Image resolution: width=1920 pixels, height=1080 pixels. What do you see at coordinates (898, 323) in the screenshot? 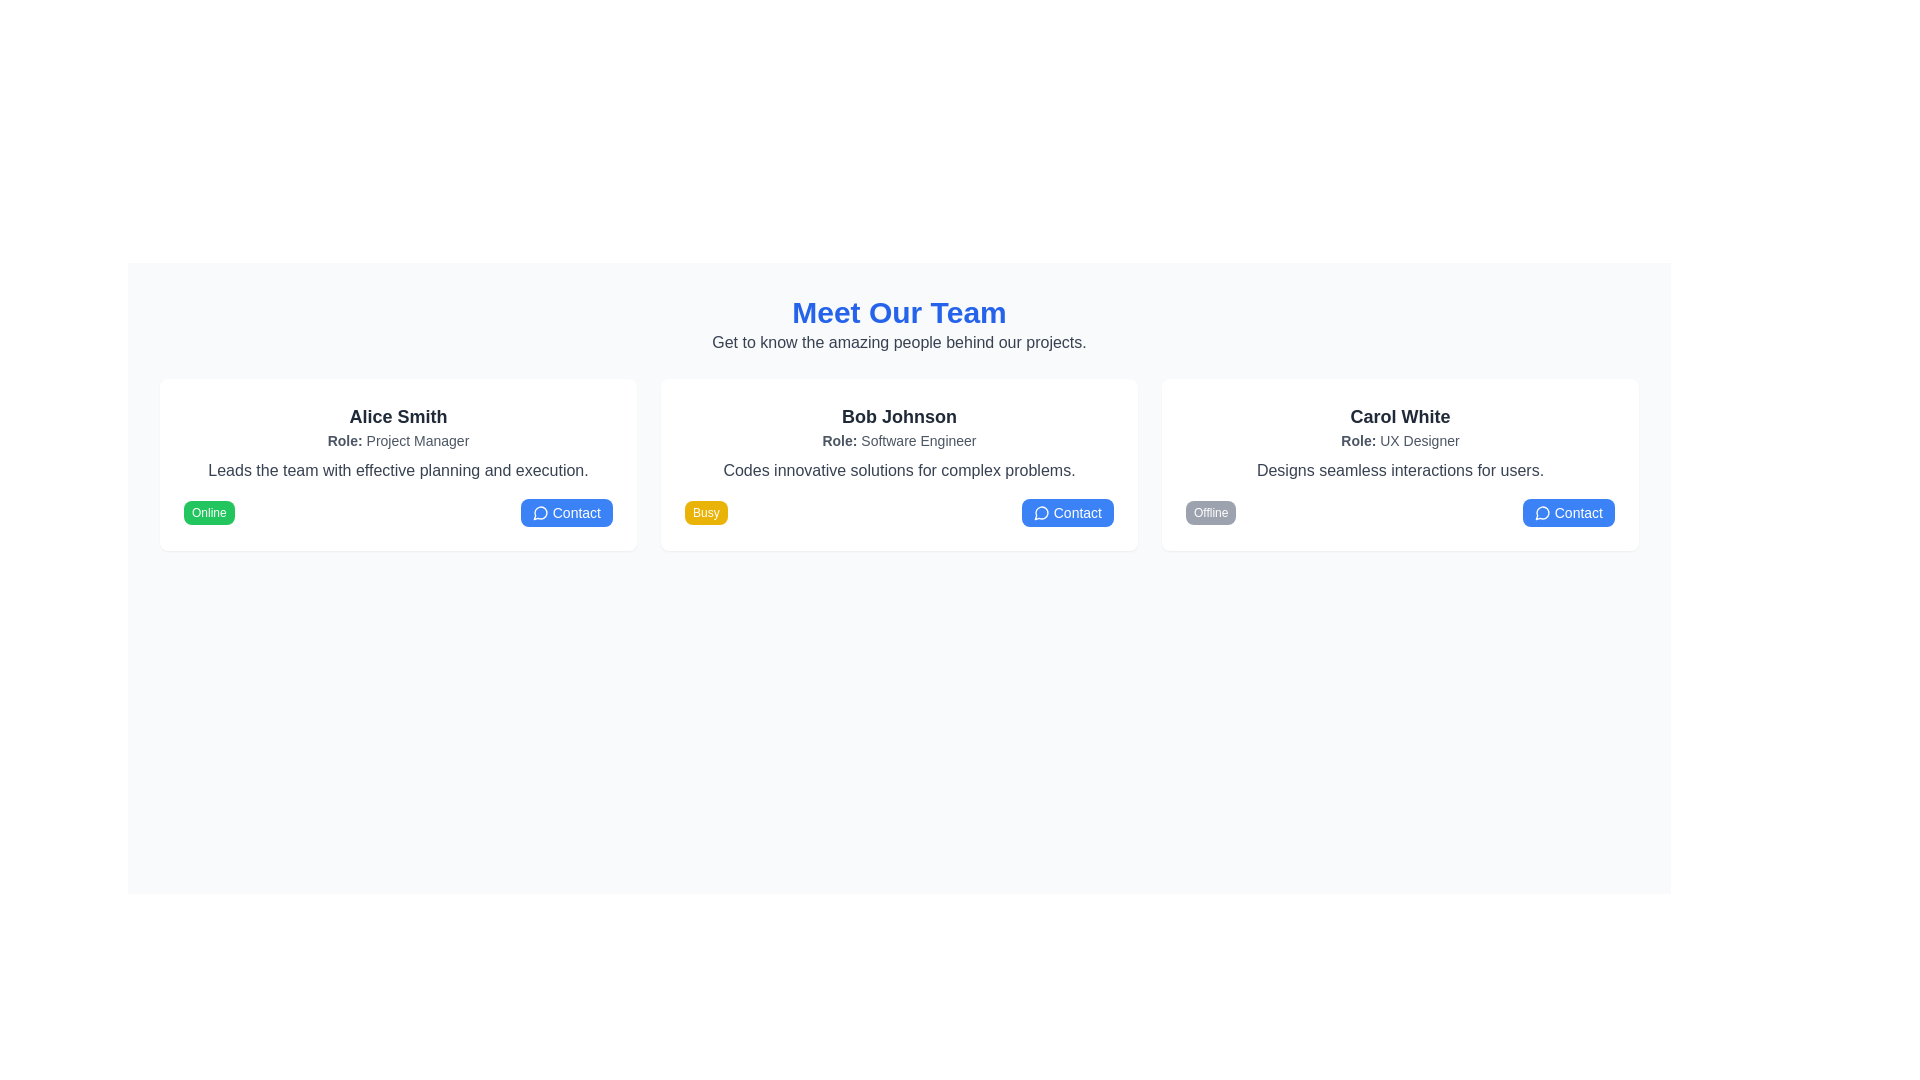
I see `the purpose of the textual header block that contains the phrase 'Meet Our Team'` at bounding box center [898, 323].